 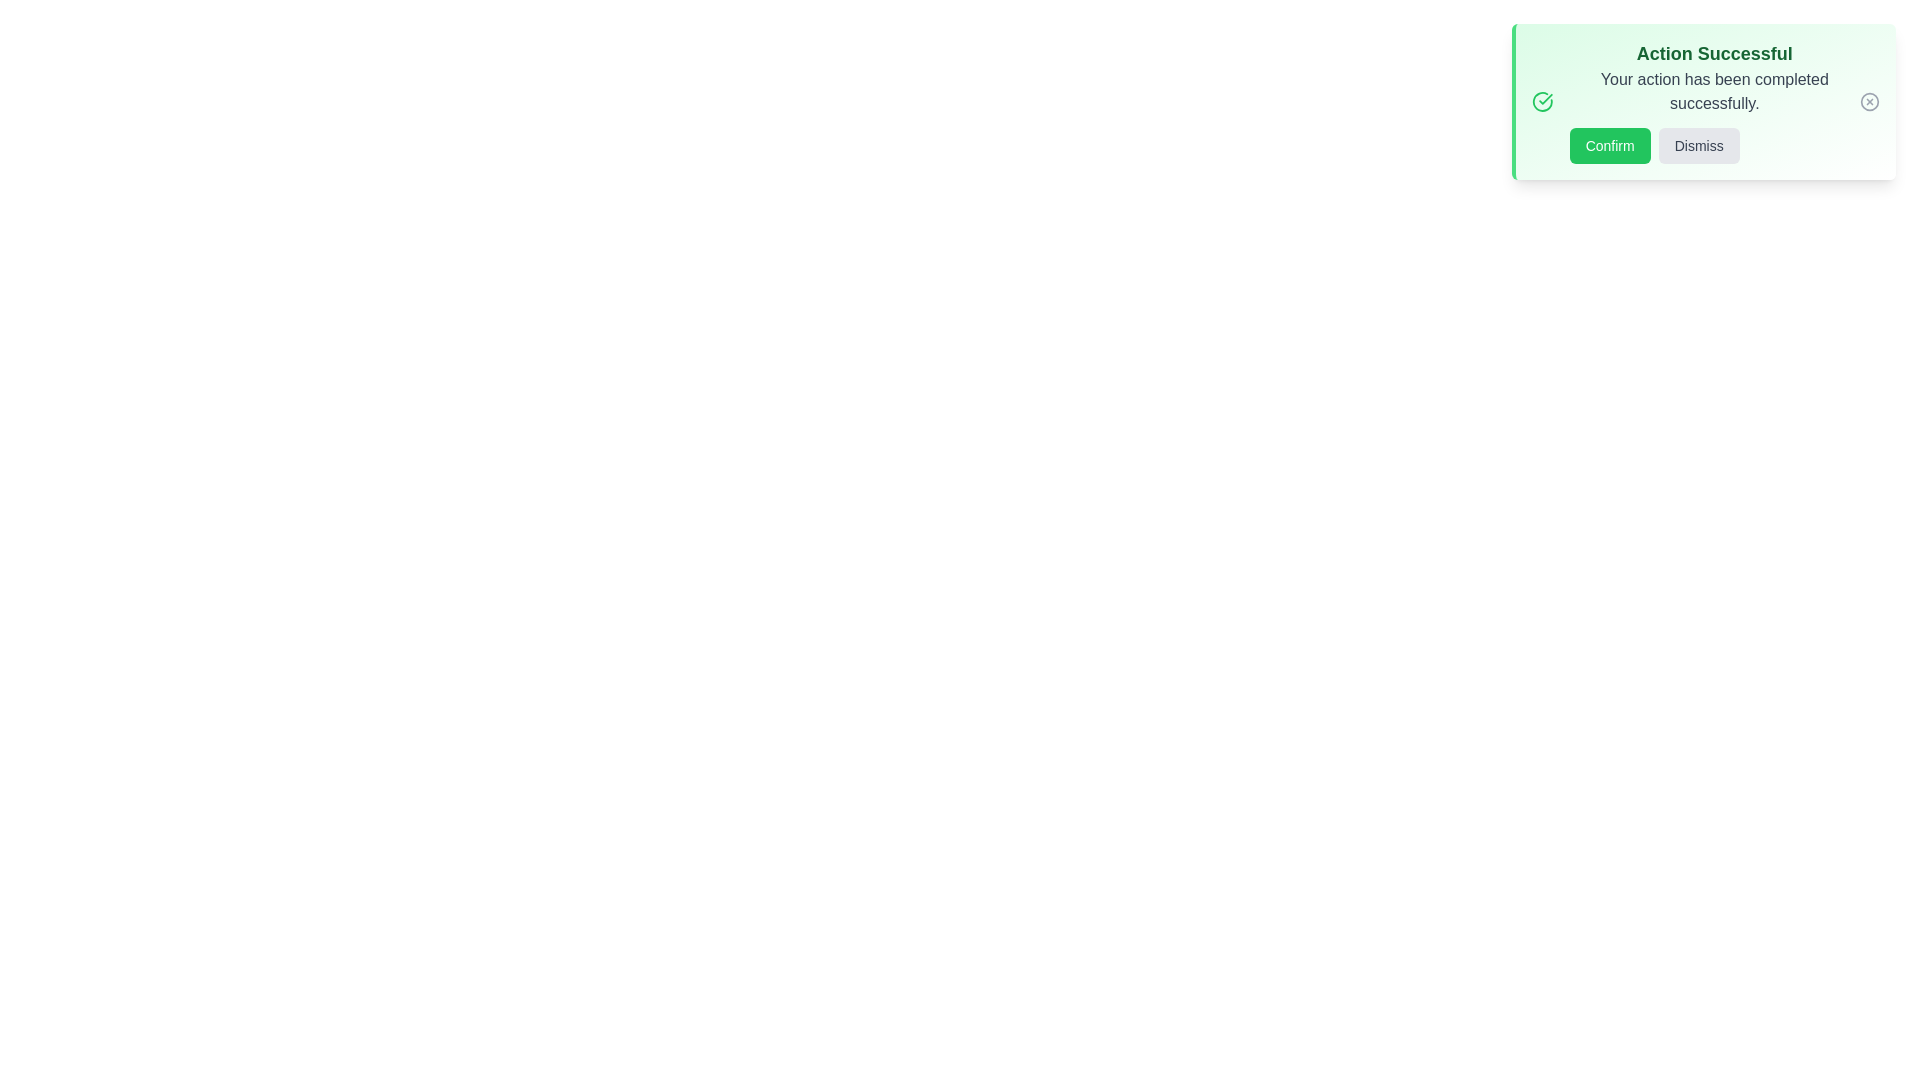 What do you see at coordinates (1610, 145) in the screenshot?
I see `the 'Confirm' button to acknowledge the action` at bounding box center [1610, 145].